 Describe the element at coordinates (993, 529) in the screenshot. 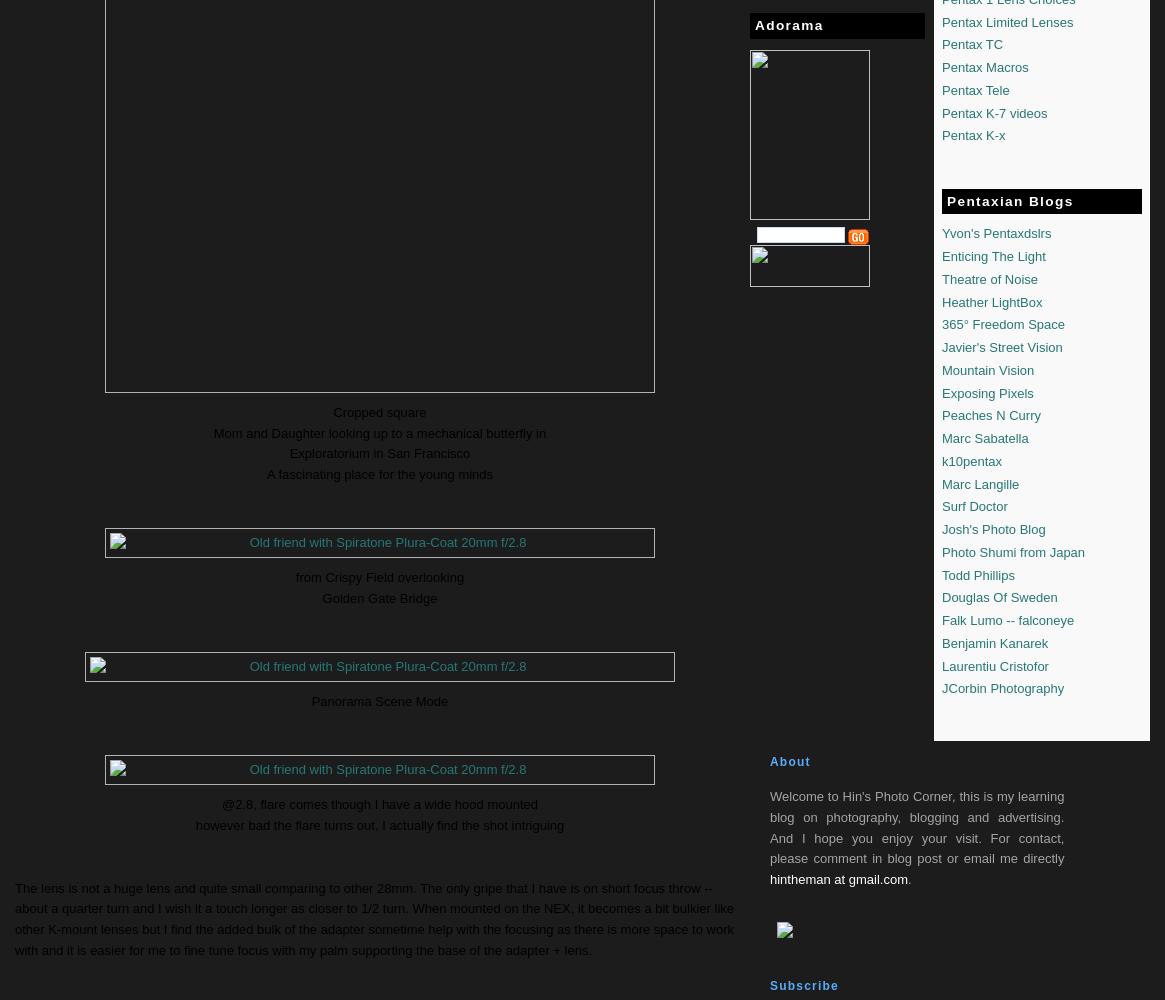

I see `'Josh's Photo Blog'` at that location.